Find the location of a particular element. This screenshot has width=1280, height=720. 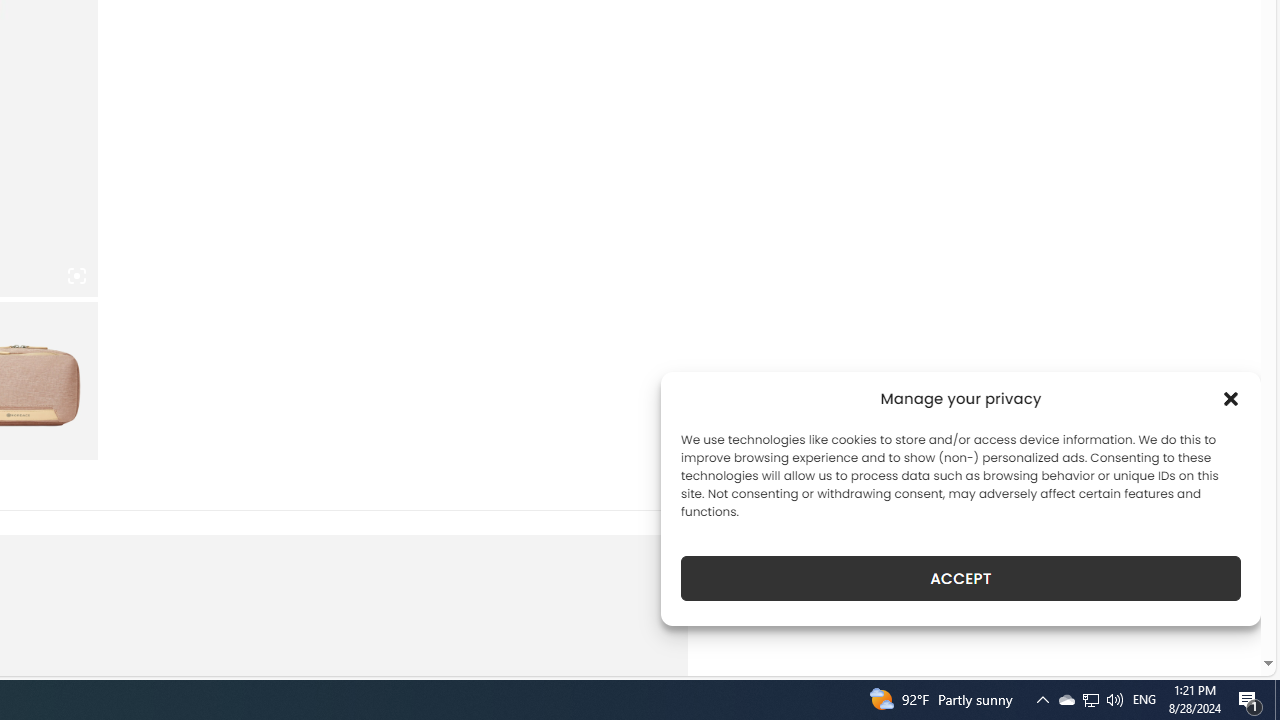

'ACCEPT' is located at coordinates (961, 578).